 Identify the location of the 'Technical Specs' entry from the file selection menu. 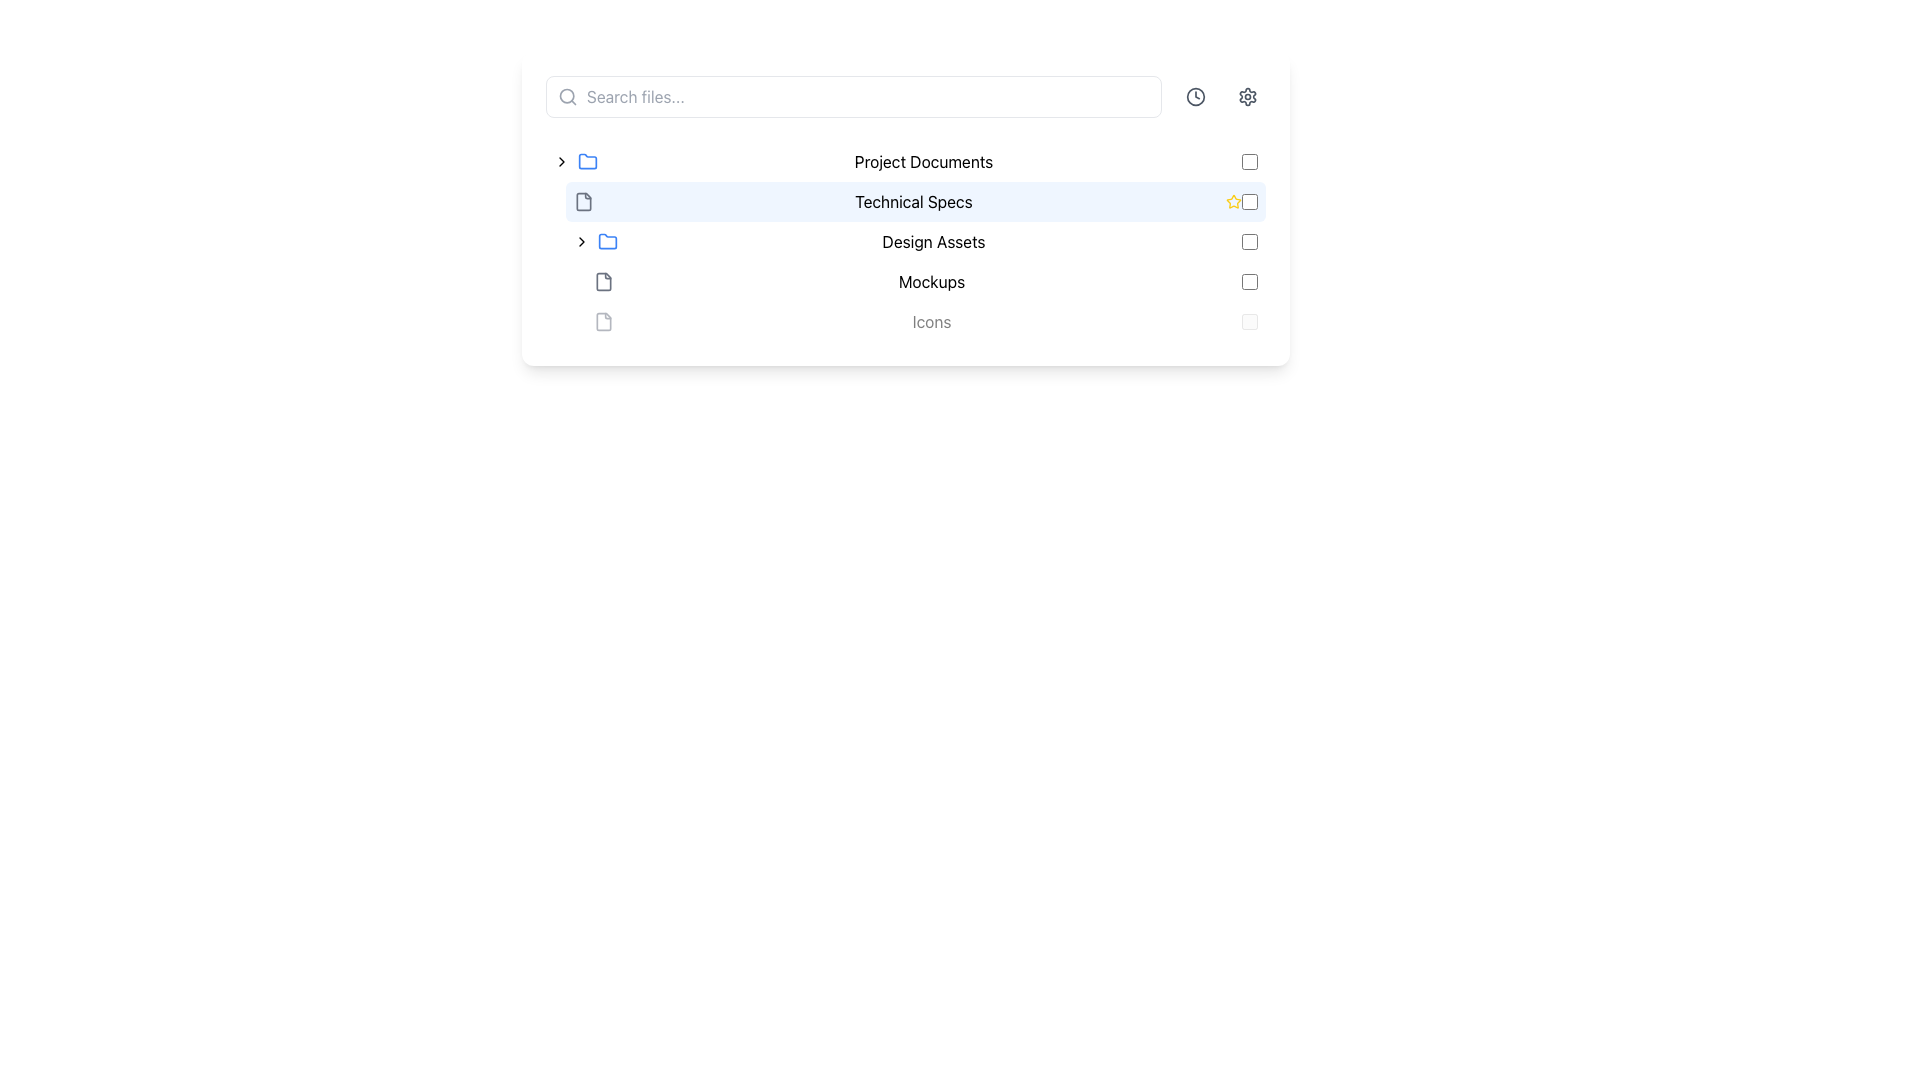
(905, 208).